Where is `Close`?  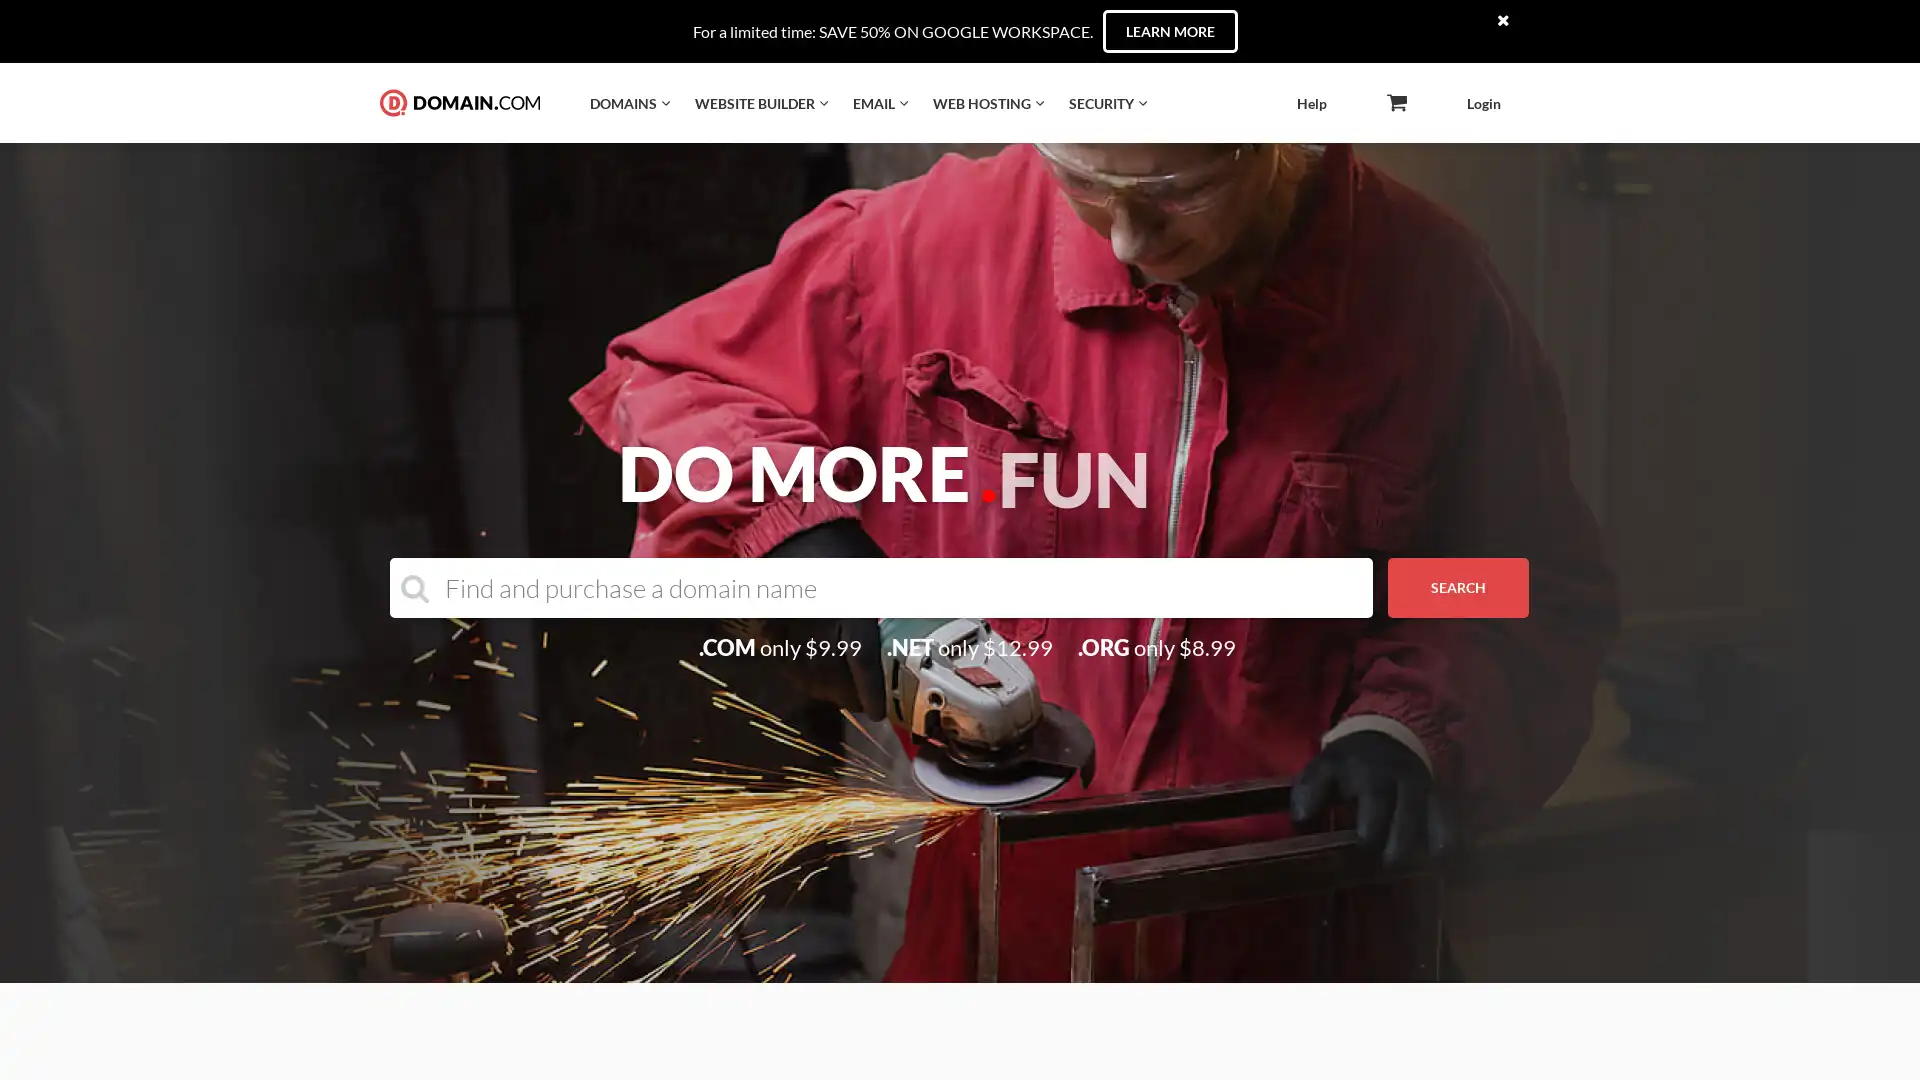
Close is located at coordinates (365, 782).